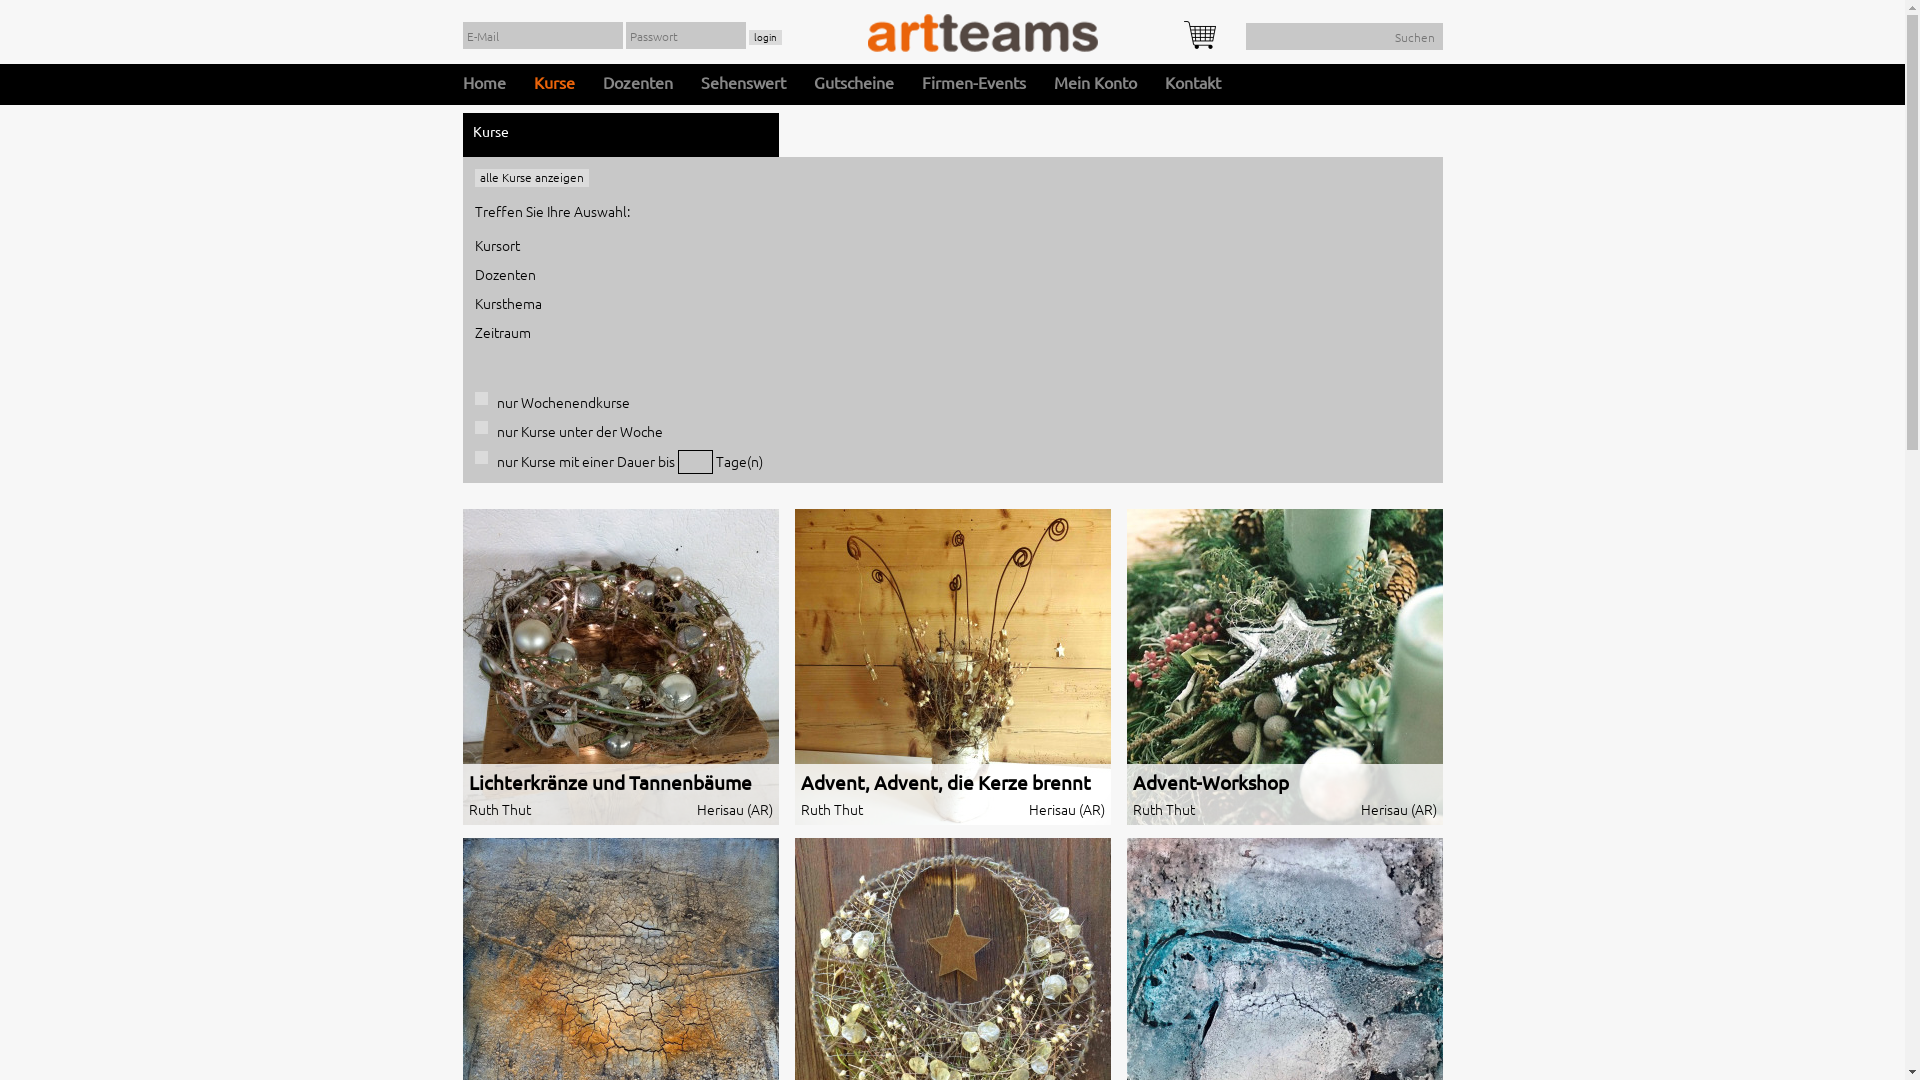  Describe the element at coordinates (974, 83) in the screenshot. I see `'Firmen-Events'` at that location.